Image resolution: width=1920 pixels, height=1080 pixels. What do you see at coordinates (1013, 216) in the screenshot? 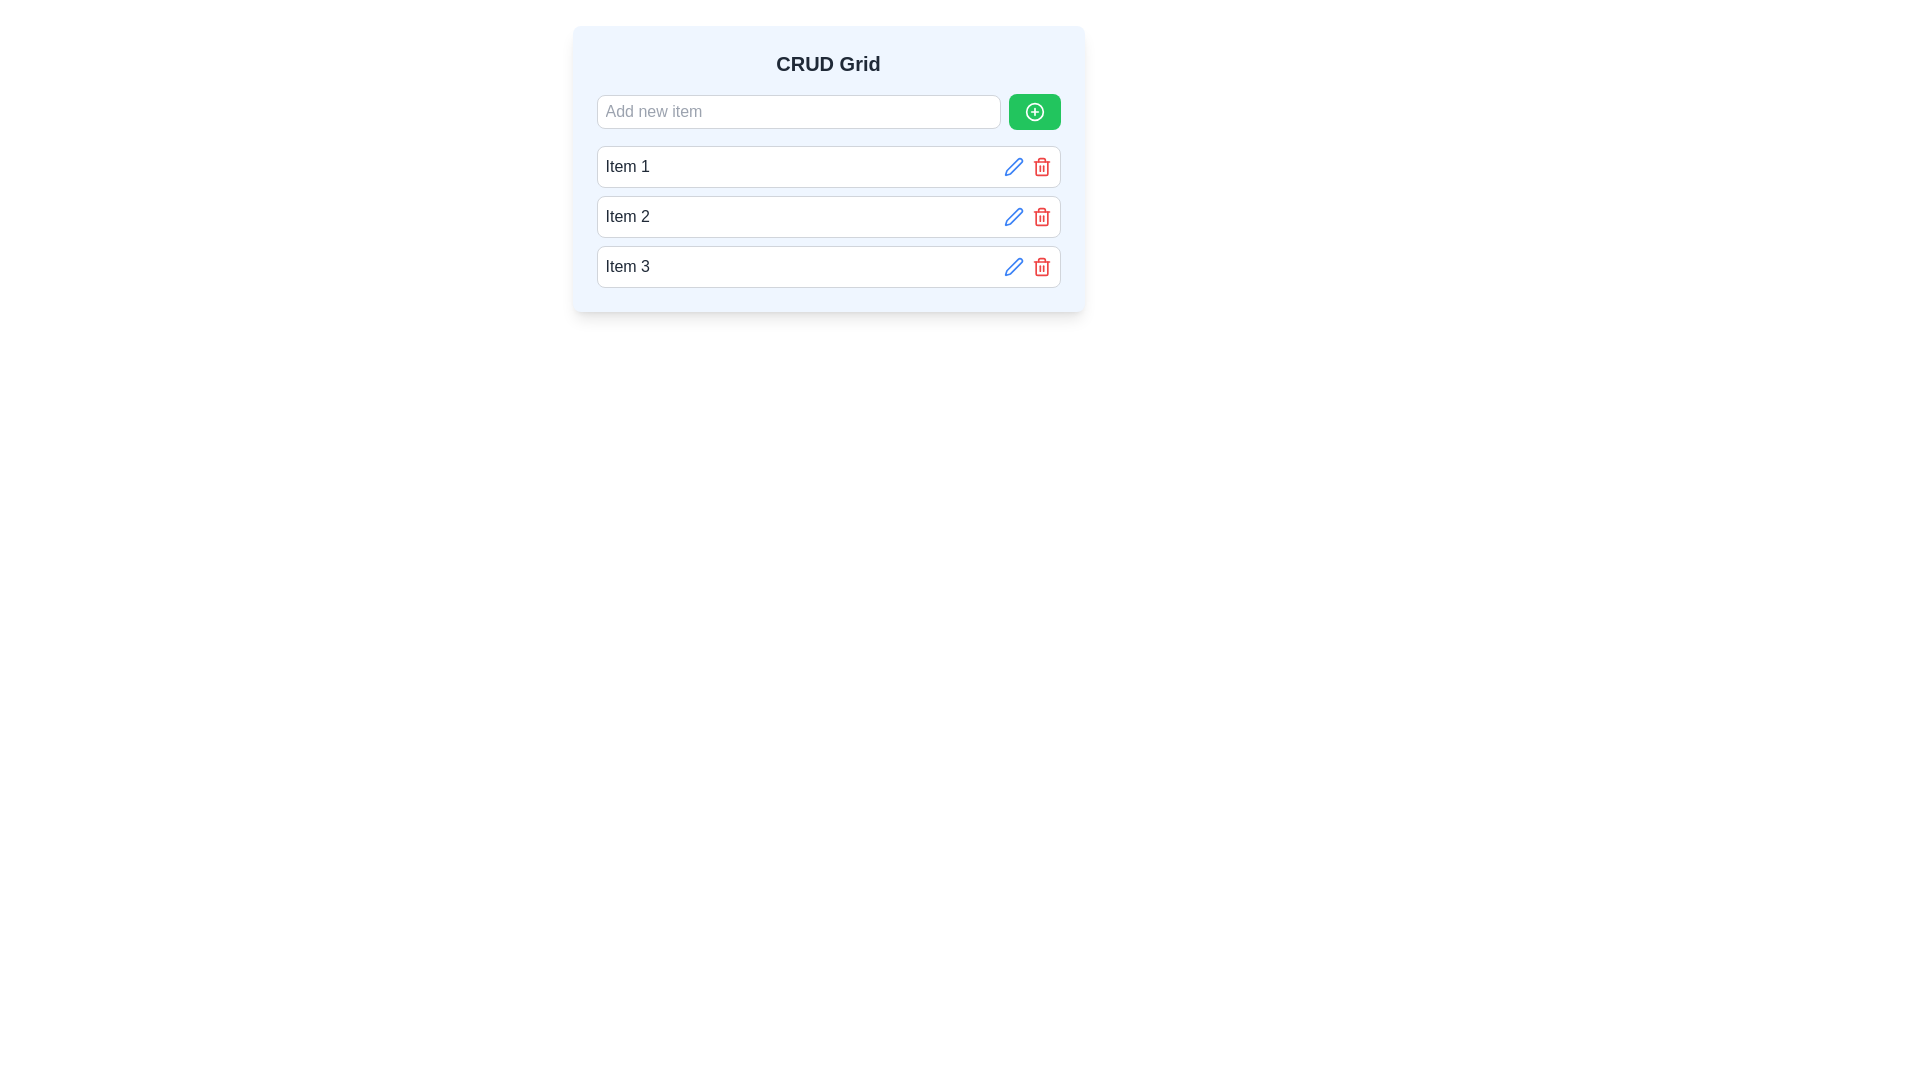
I see `the stylized pen icon in the second row of the CRUD grid layout` at bounding box center [1013, 216].